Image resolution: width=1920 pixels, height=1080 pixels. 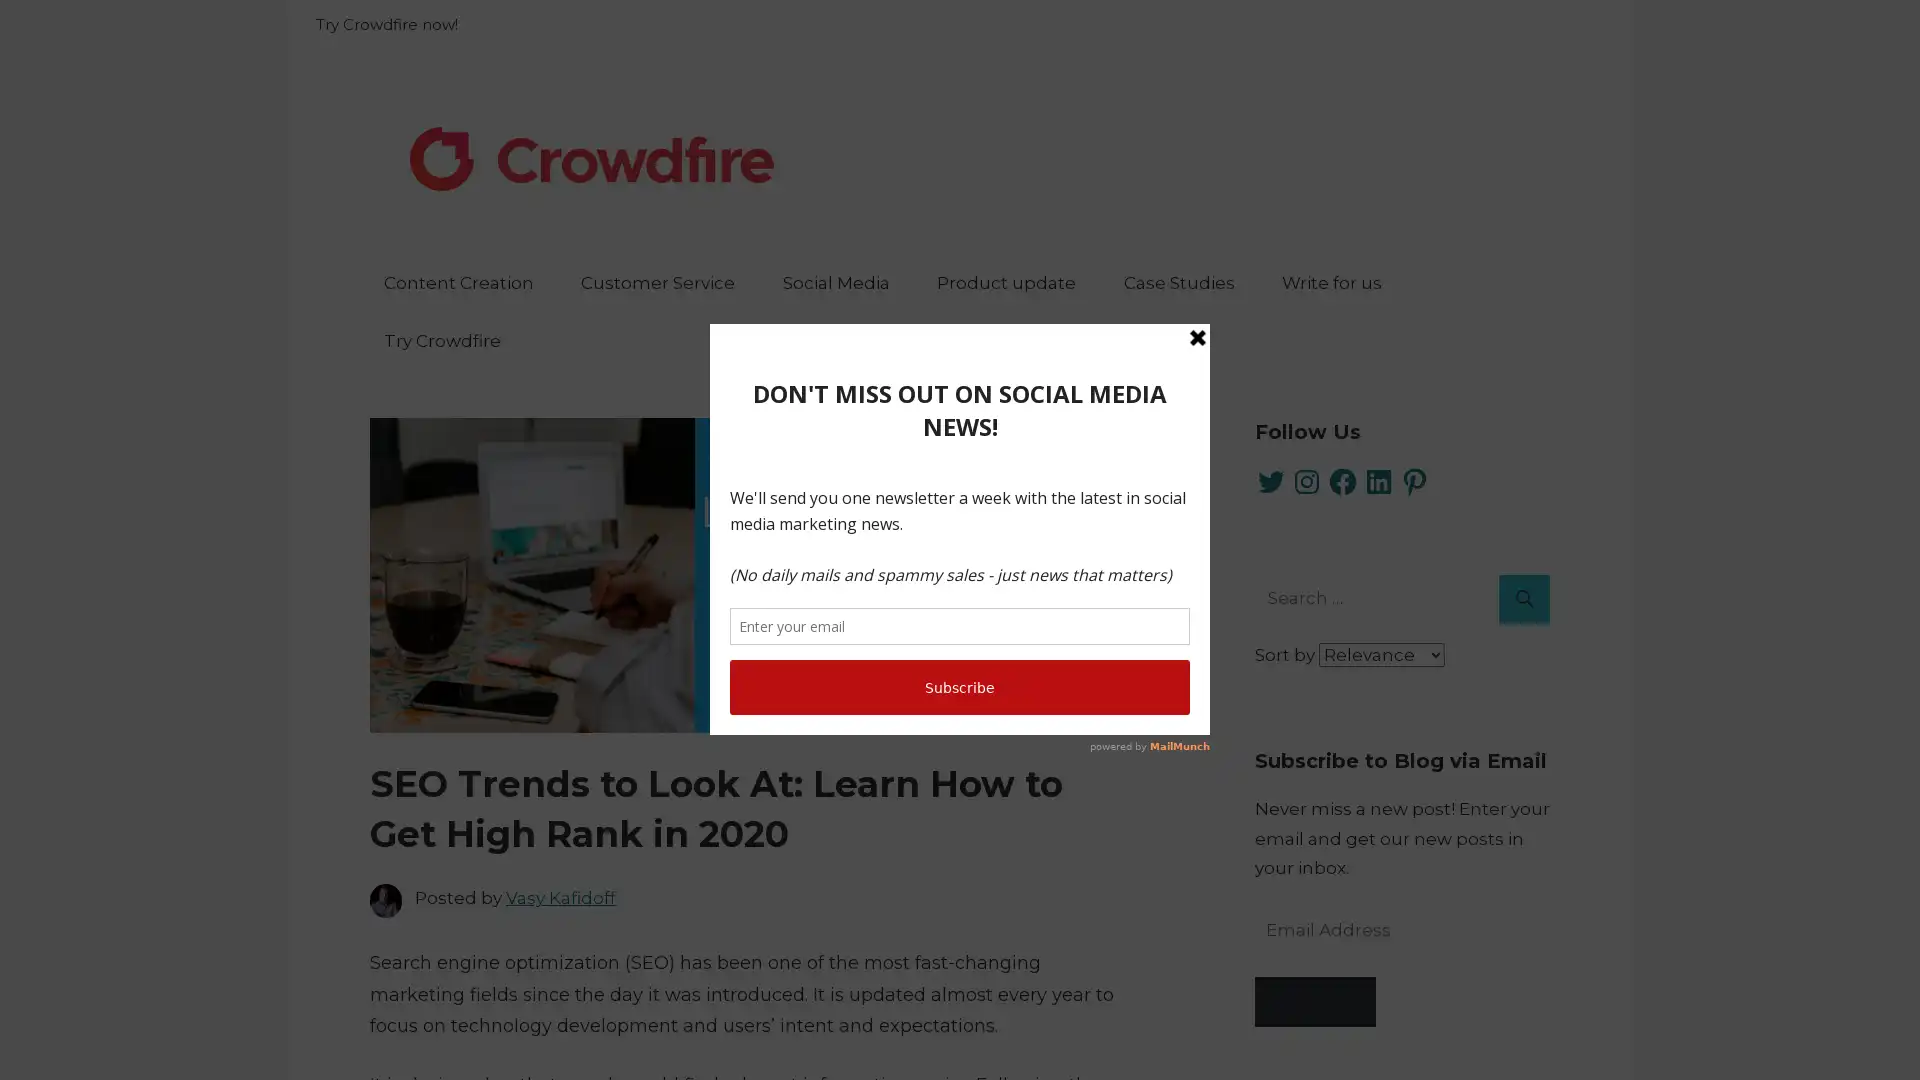 What do you see at coordinates (1315, 1001) in the screenshot?
I see `Subscribe` at bounding box center [1315, 1001].